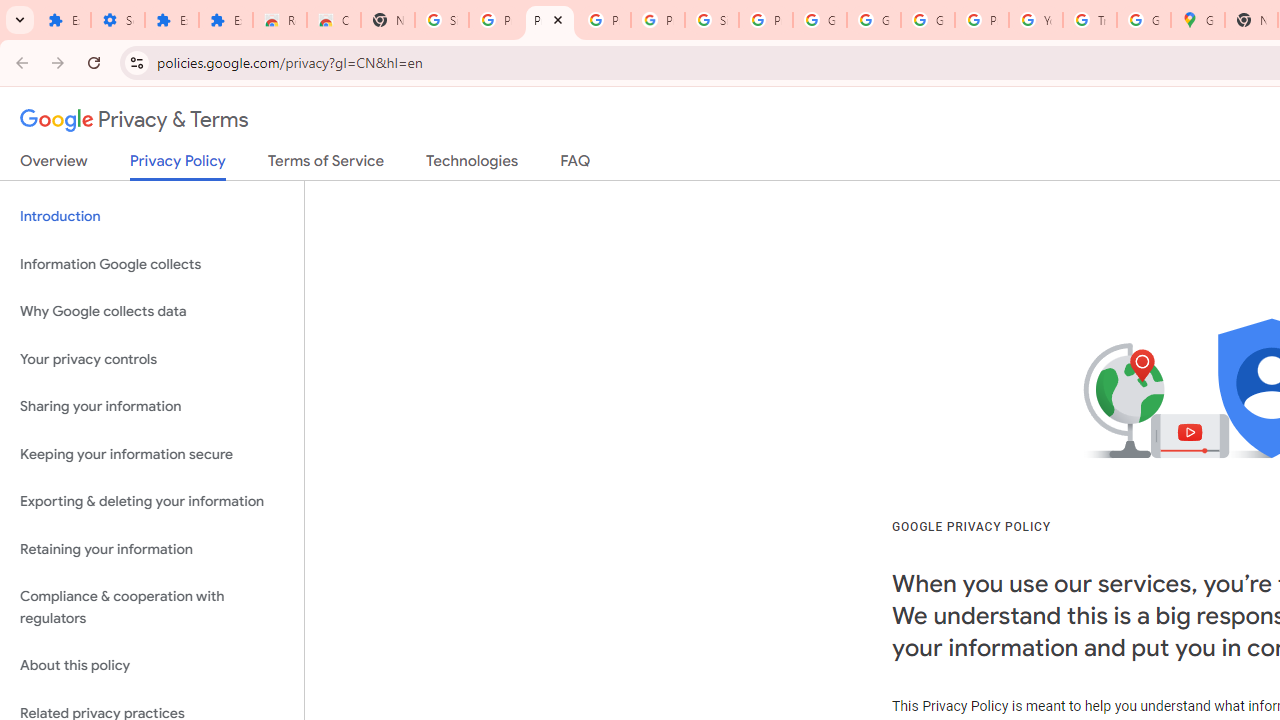  I want to click on 'Privacy & Terms', so click(134, 120).